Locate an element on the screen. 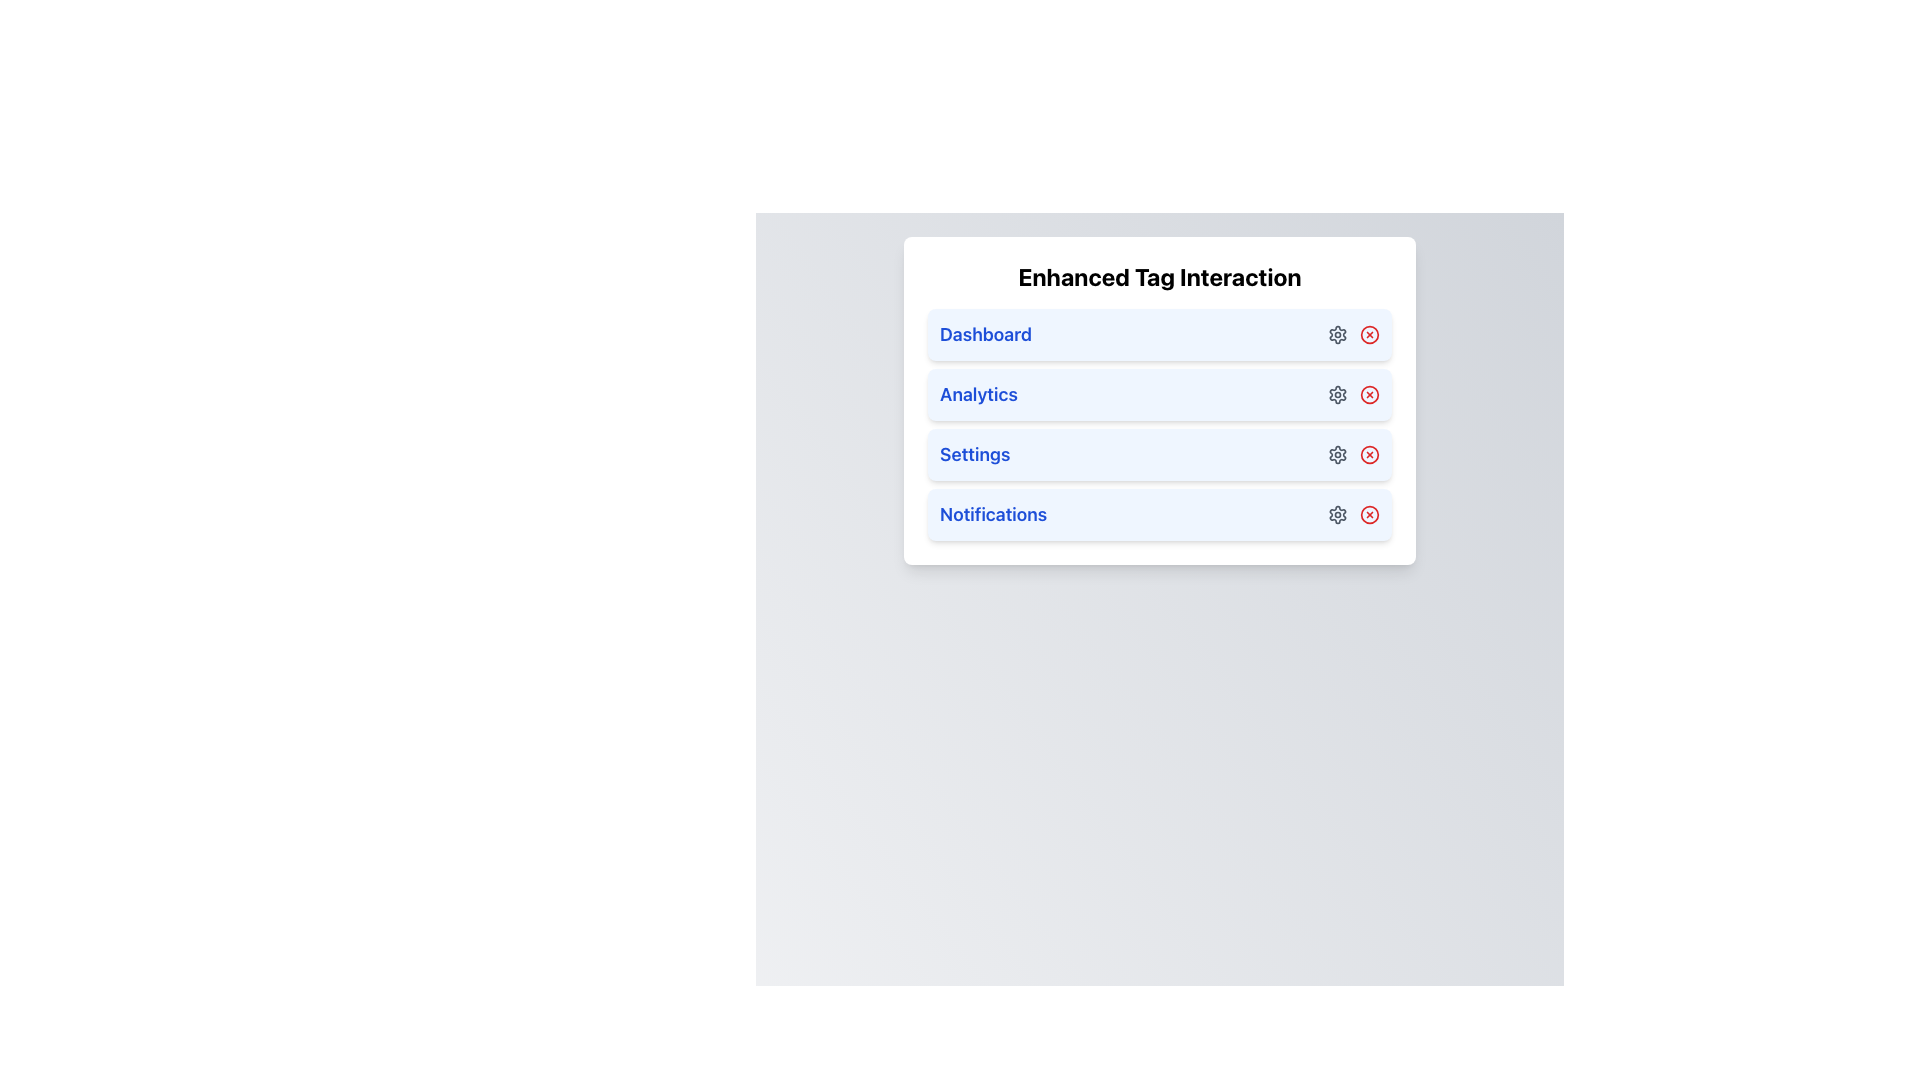 This screenshot has height=1080, width=1920. the cogwheel icon styled as a settings symbol, located to the right of the 'Settings' text is located at coordinates (1338, 455).